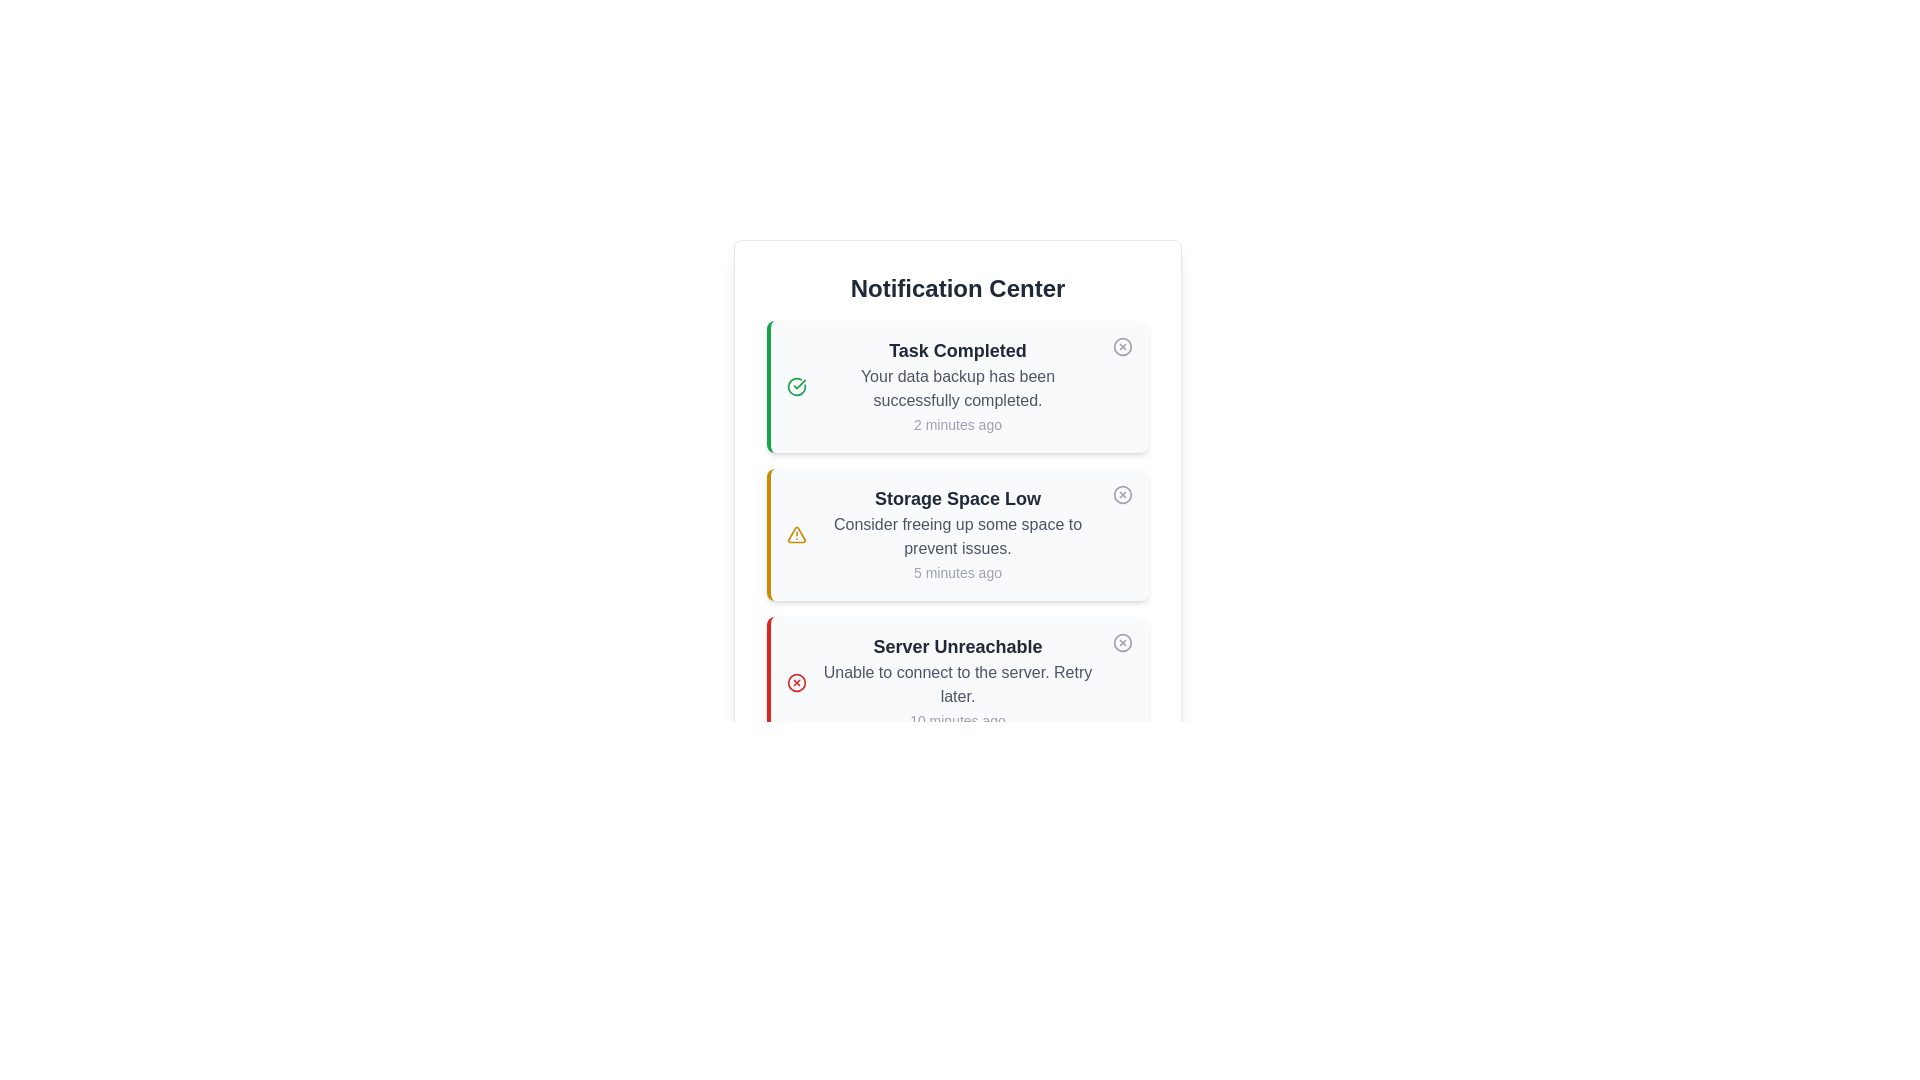  I want to click on the circular green checkmark icon in the top-left region of the 'Task Completed' notification card, indicating a completed task, so click(795, 386).